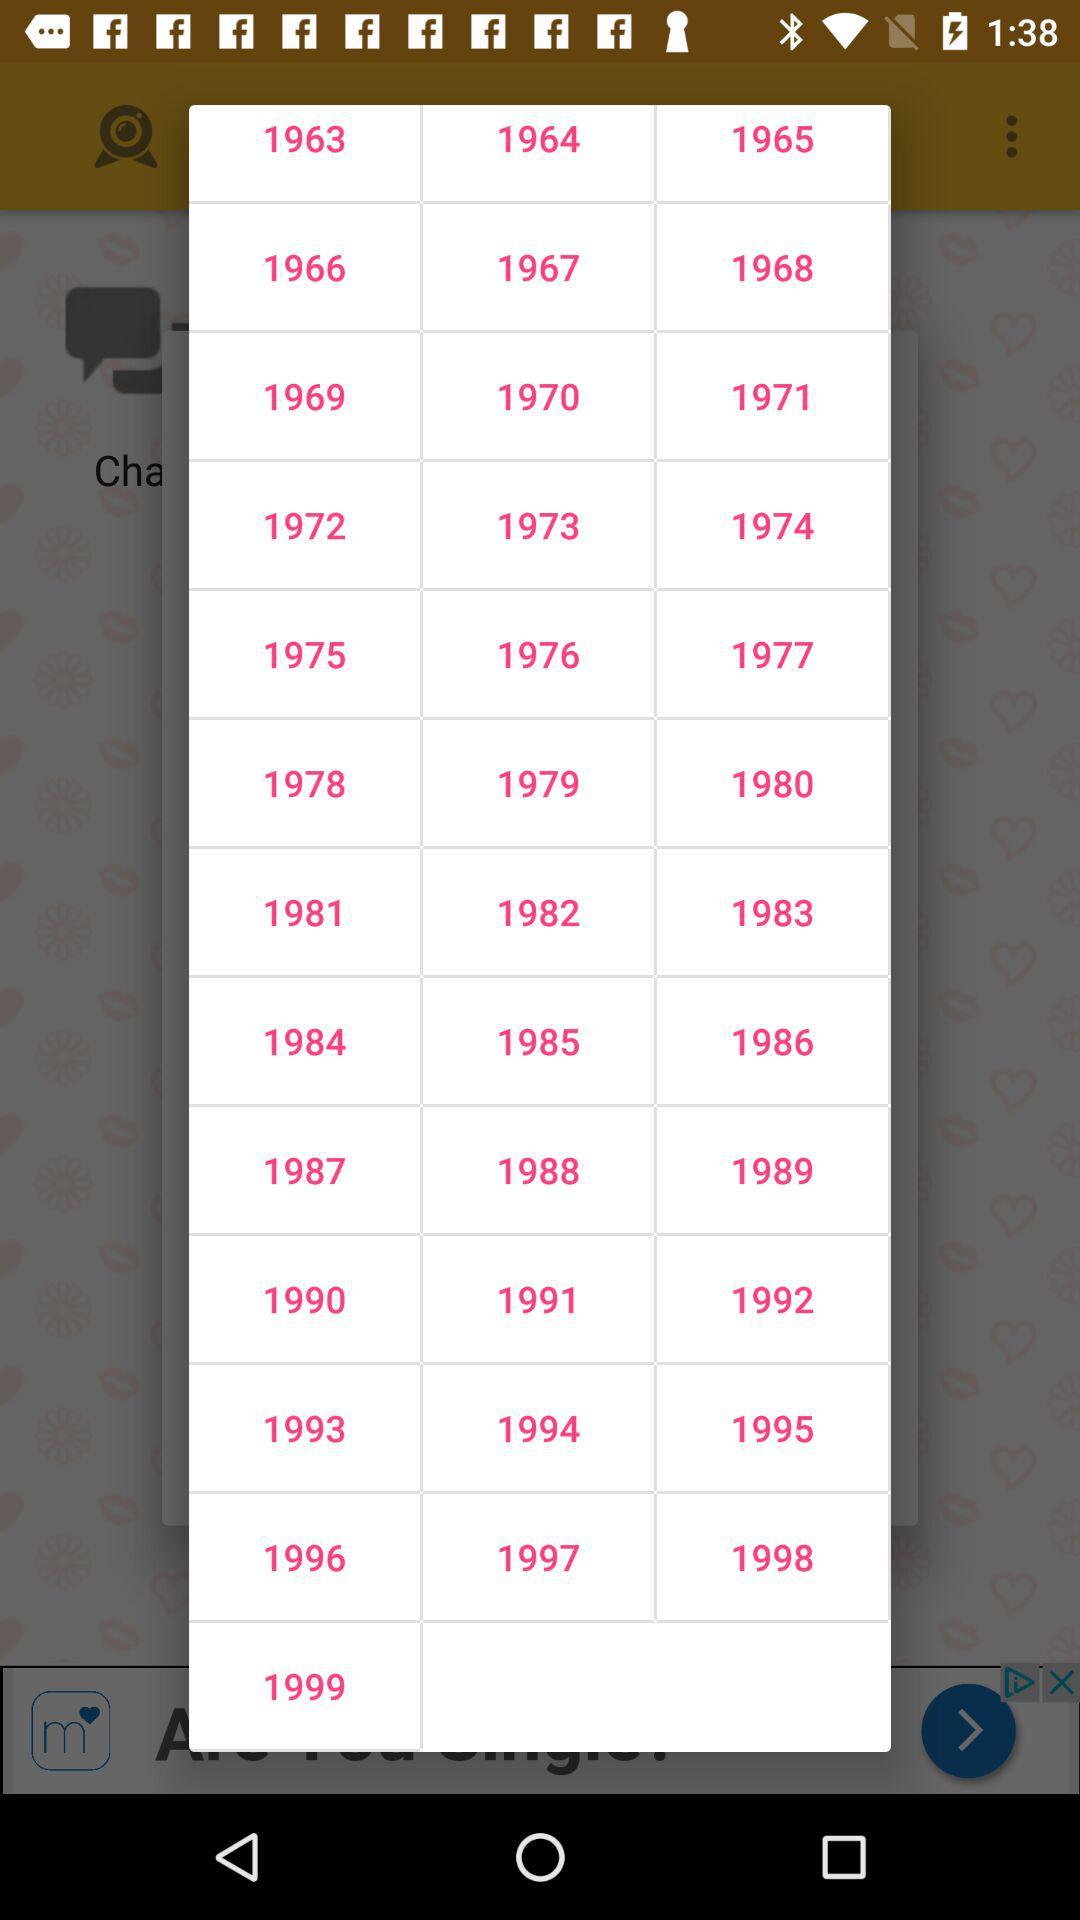 The height and width of the screenshot is (1920, 1080). I want to click on icon to the right of the 1982 item, so click(771, 1040).